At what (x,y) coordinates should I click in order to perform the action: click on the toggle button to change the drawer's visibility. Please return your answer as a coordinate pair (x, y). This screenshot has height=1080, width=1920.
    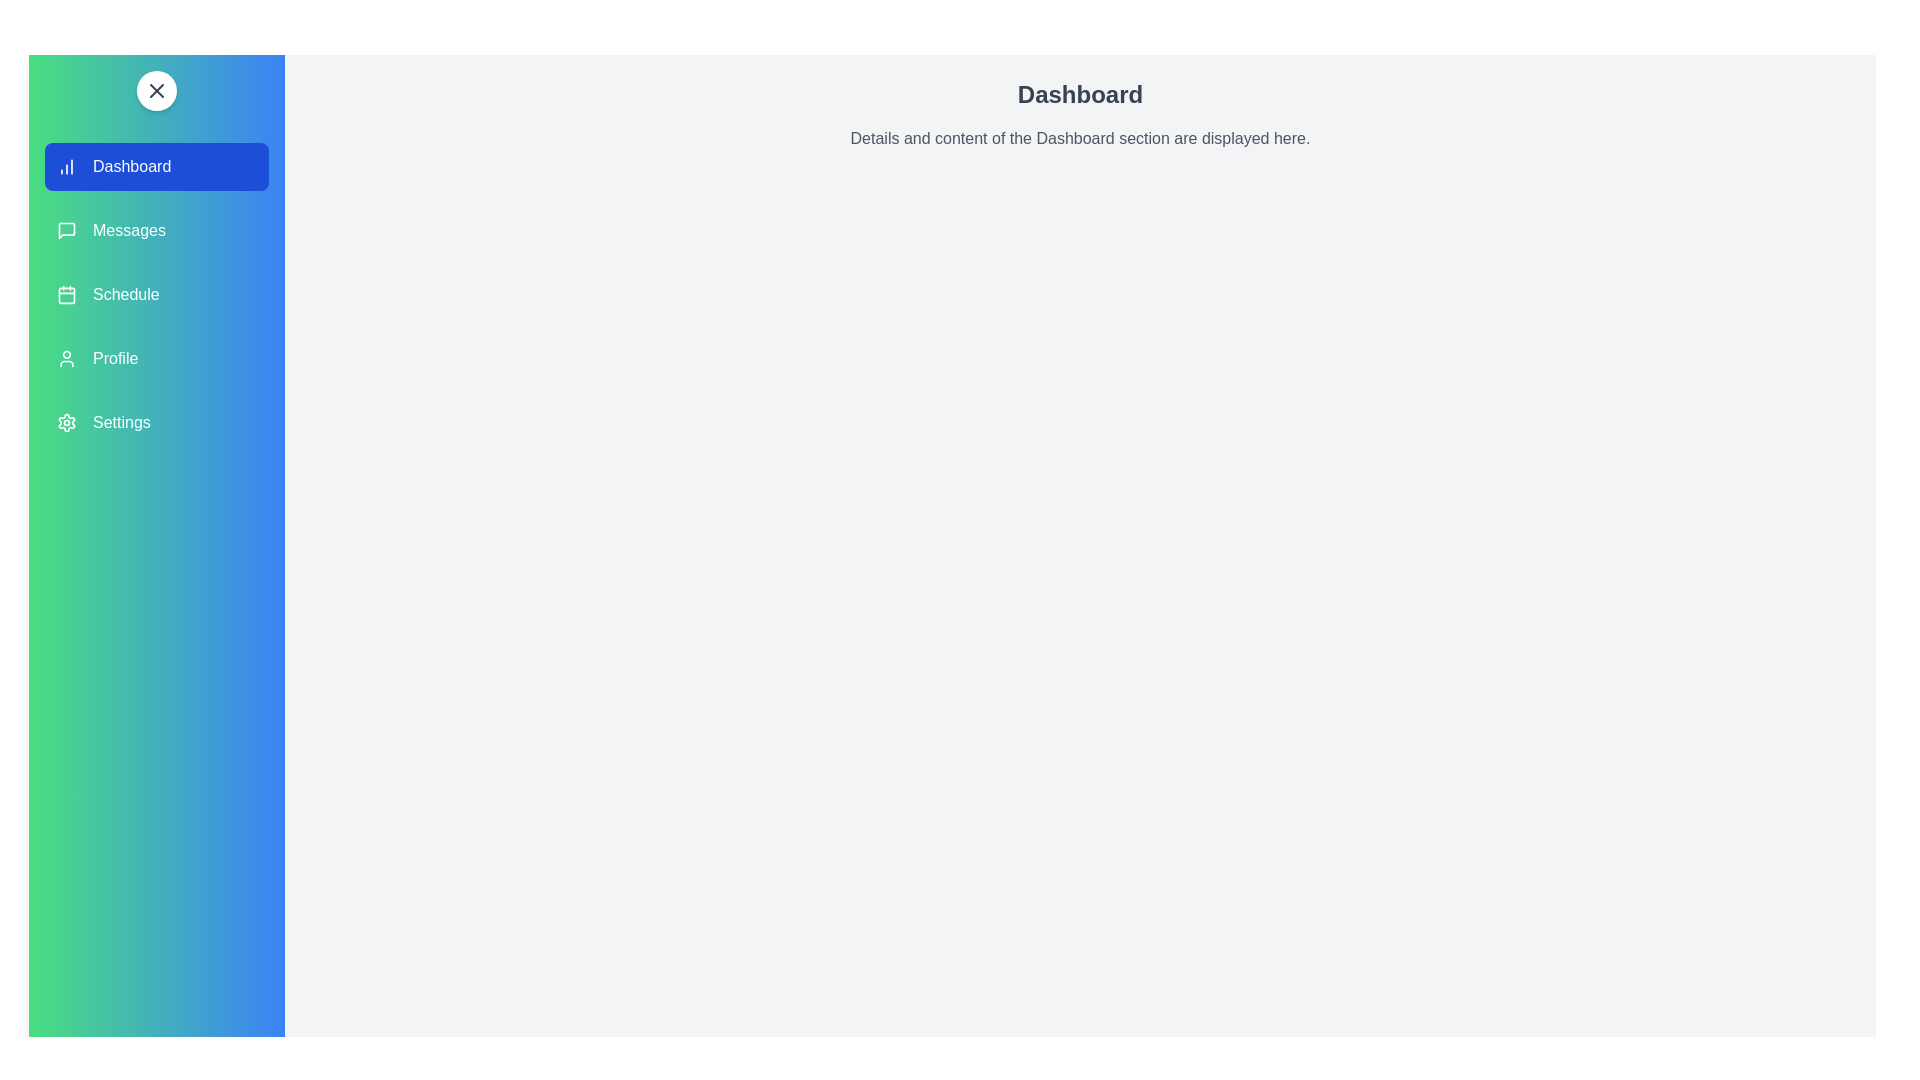
    Looking at the image, I should click on (156, 91).